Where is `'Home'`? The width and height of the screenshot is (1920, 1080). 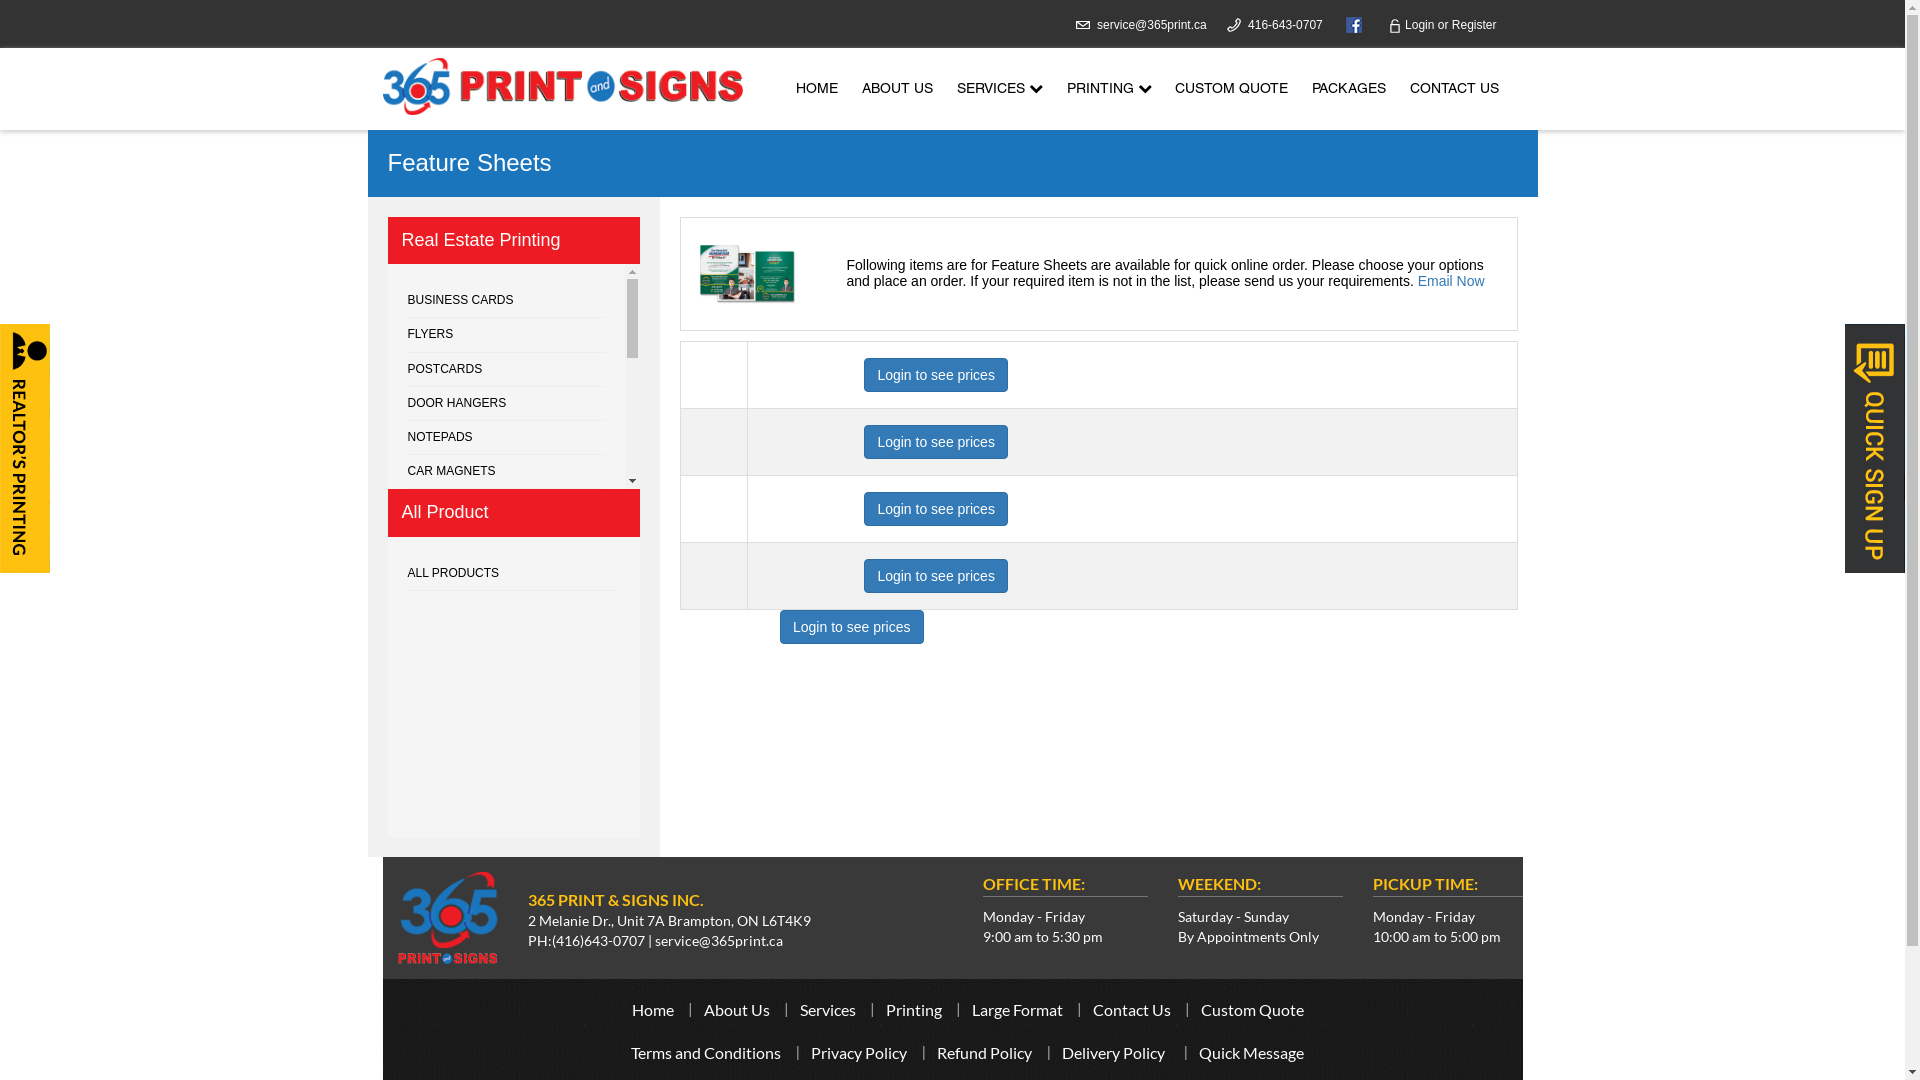
'Home' is located at coordinates (652, 1009).